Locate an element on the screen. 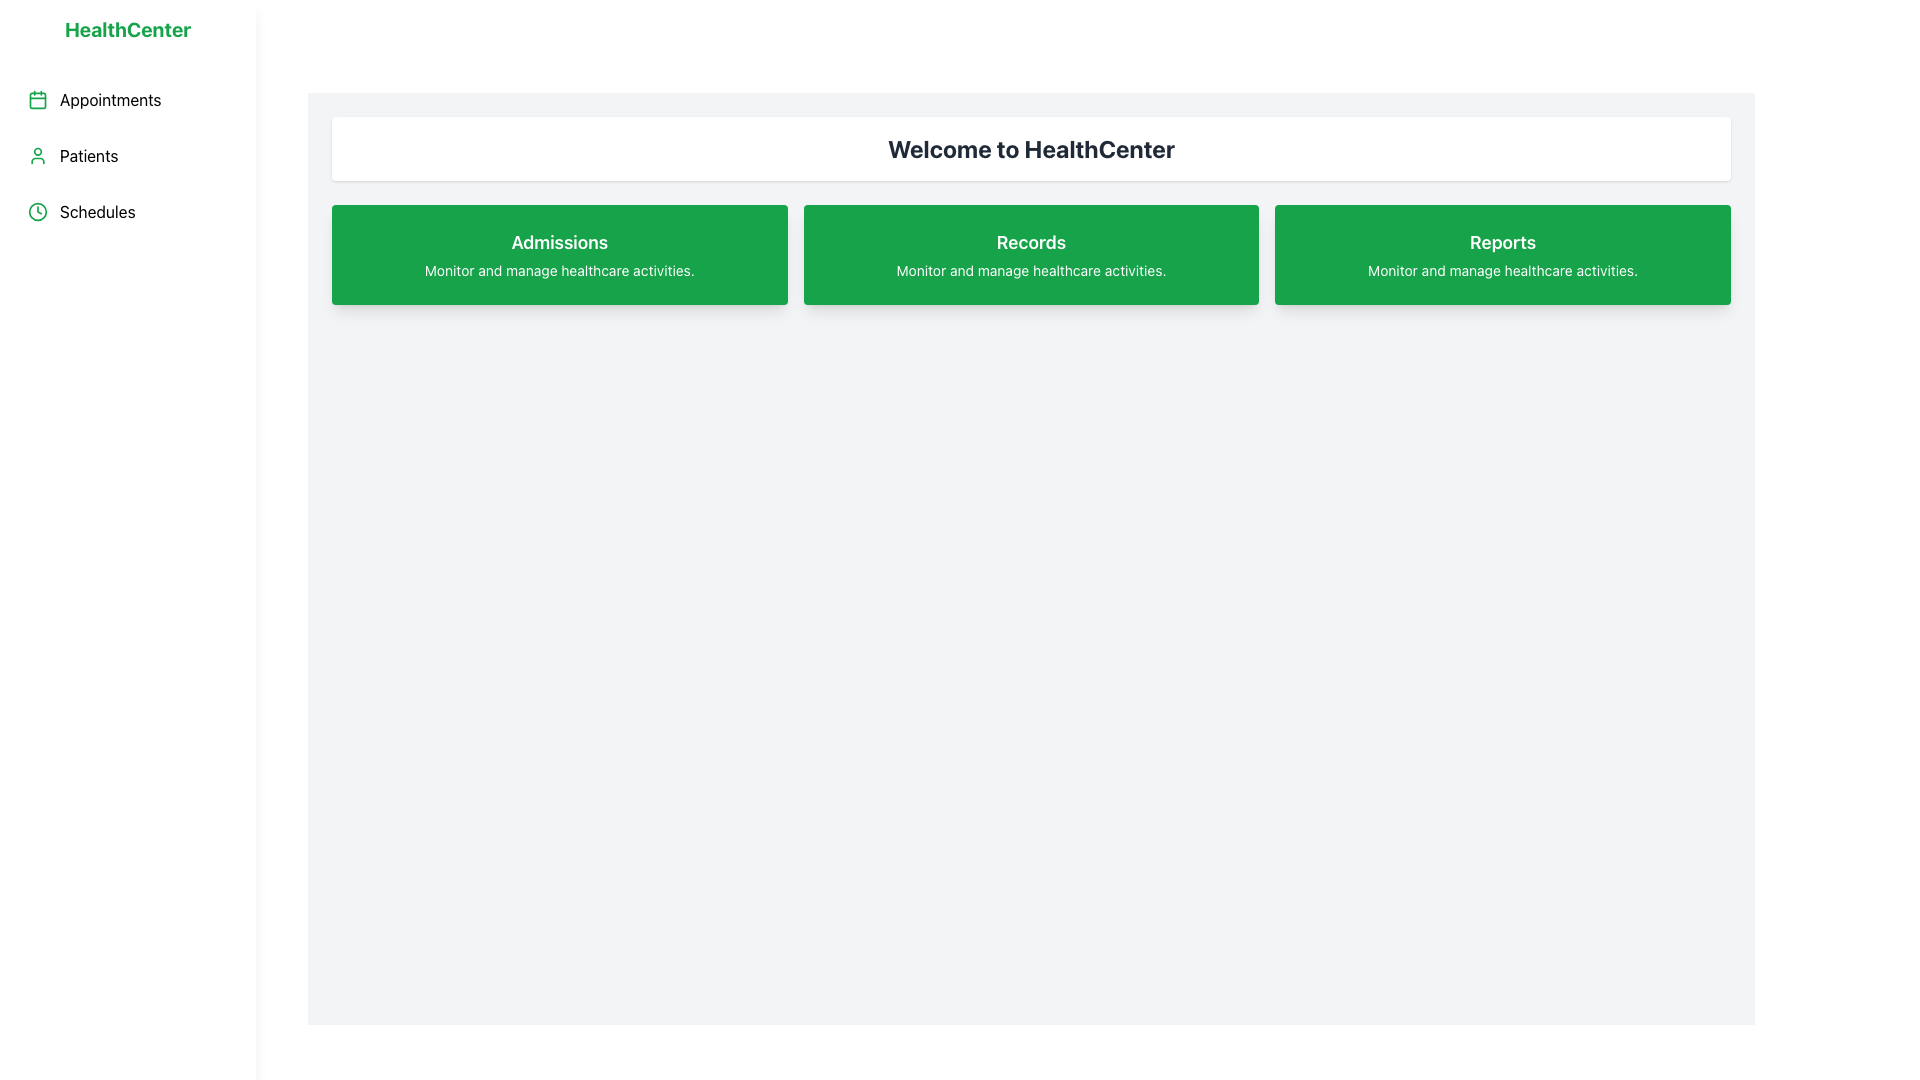 The width and height of the screenshot is (1920, 1080). the Static Text element that displays 'Monitor and manage healthcare activities.' which is styled in a smaller font on a green background, located below the 'Admissions' element is located at coordinates (559, 270).